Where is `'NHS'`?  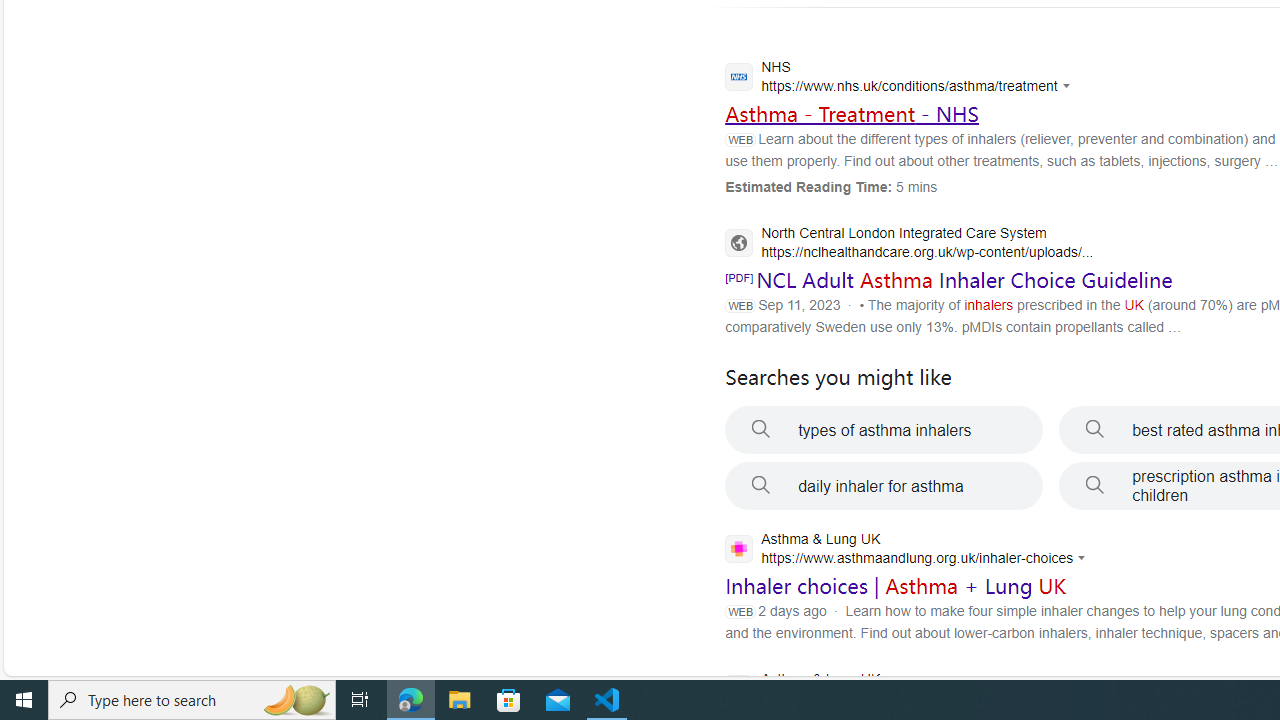 'NHS' is located at coordinates (902, 78).